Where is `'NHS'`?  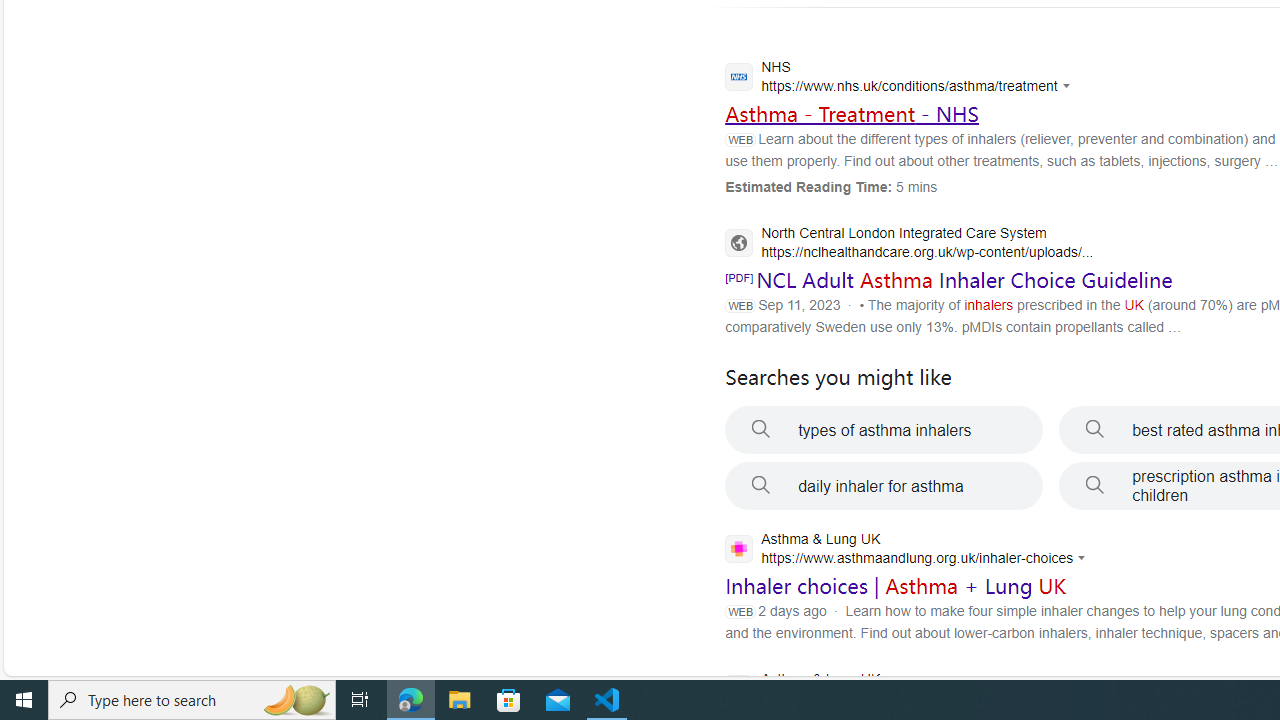 'NHS' is located at coordinates (902, 78).